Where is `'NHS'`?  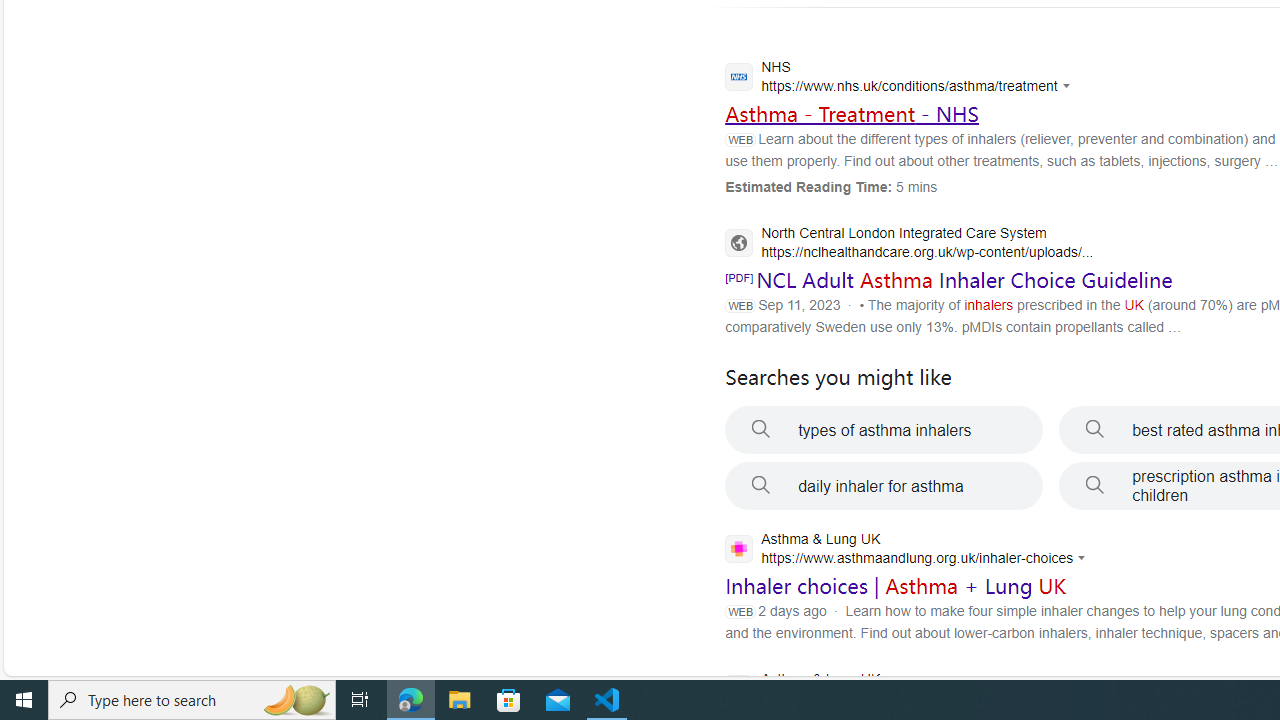 'NHS' is located at coordinates (902, 78).